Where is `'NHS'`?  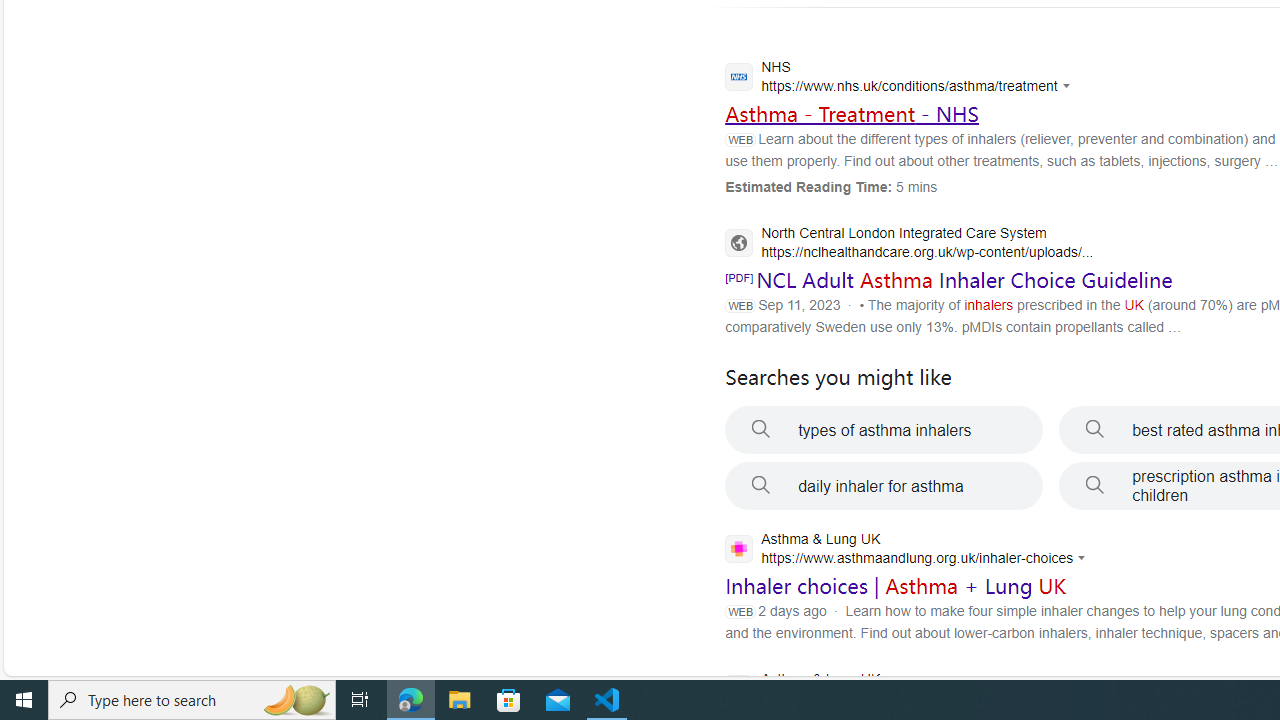 'NHS' is located at coordinates (902, 78).